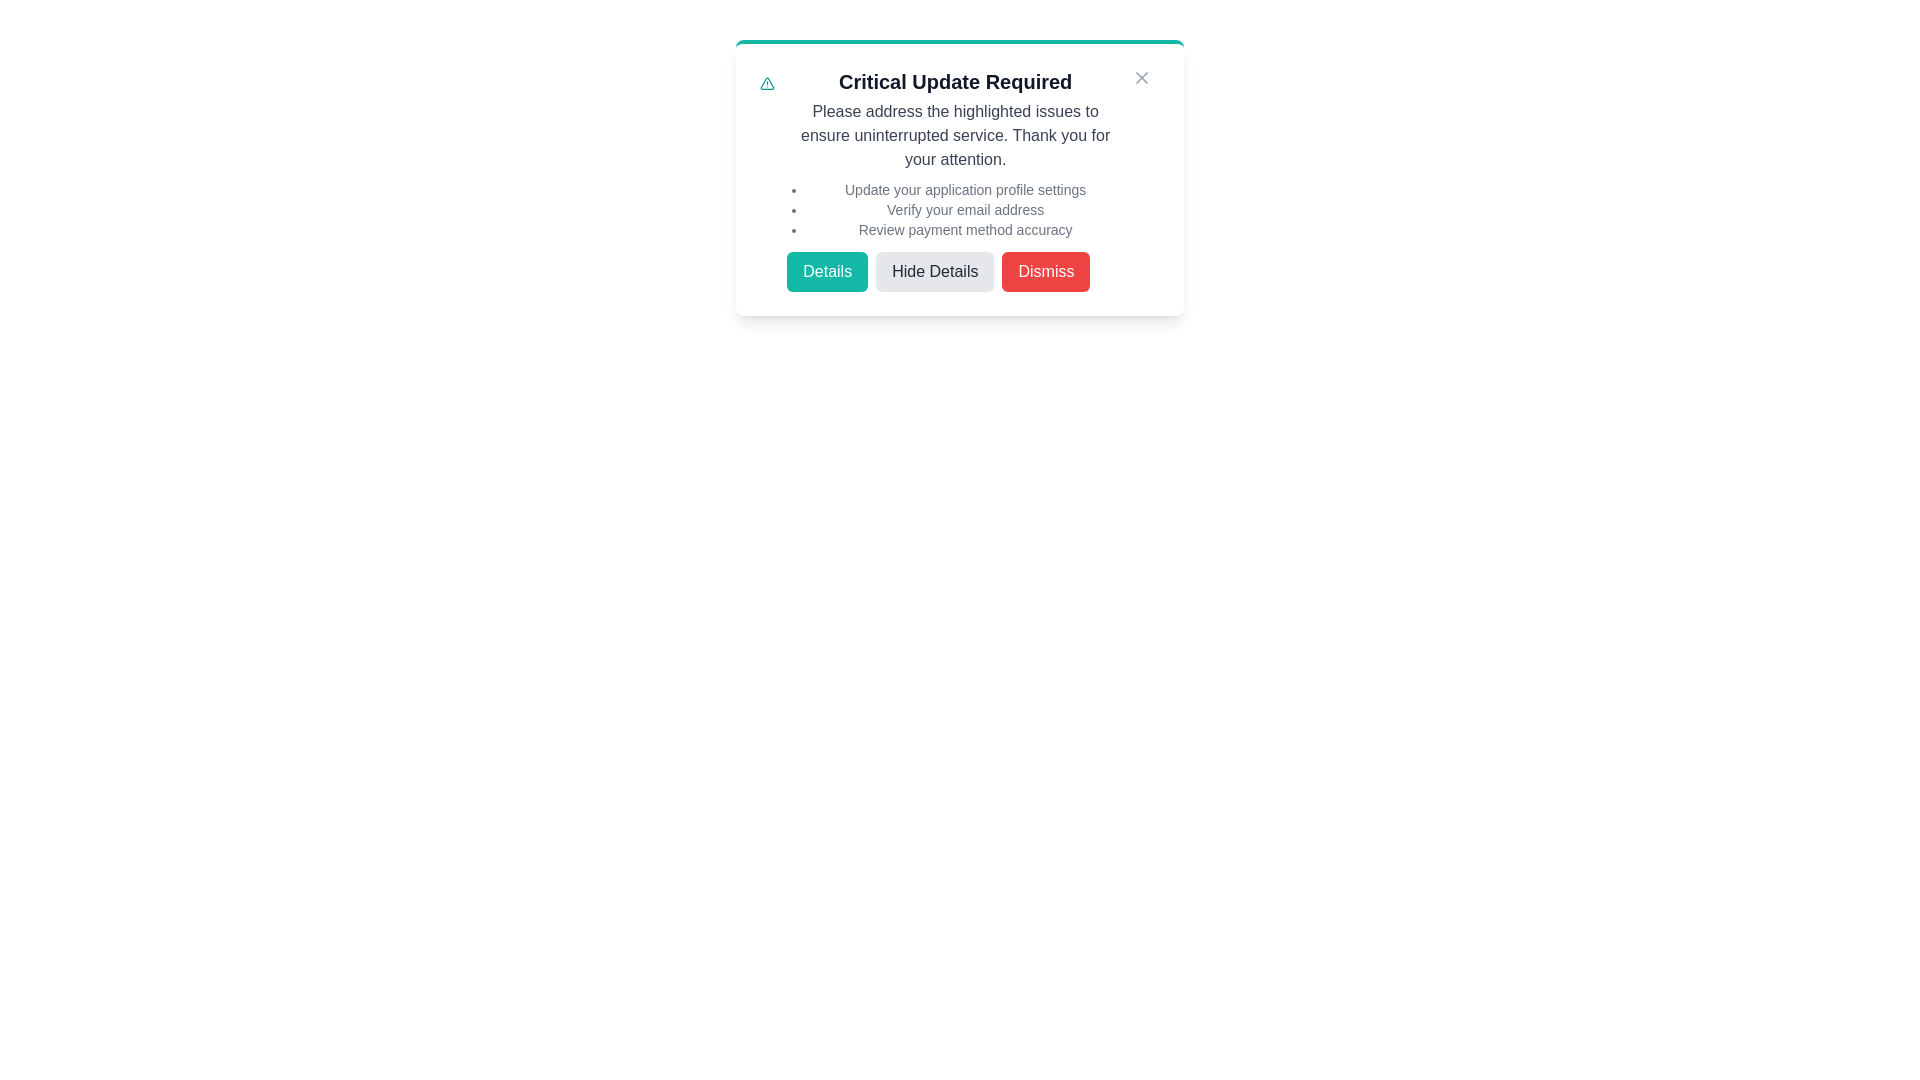  Describe the element at coordinates (766, 83) in the screenshot. I see `the warning icon located near the top-left corner of the notification box, adjacent to the text 'Critical Update Required'` at that location.